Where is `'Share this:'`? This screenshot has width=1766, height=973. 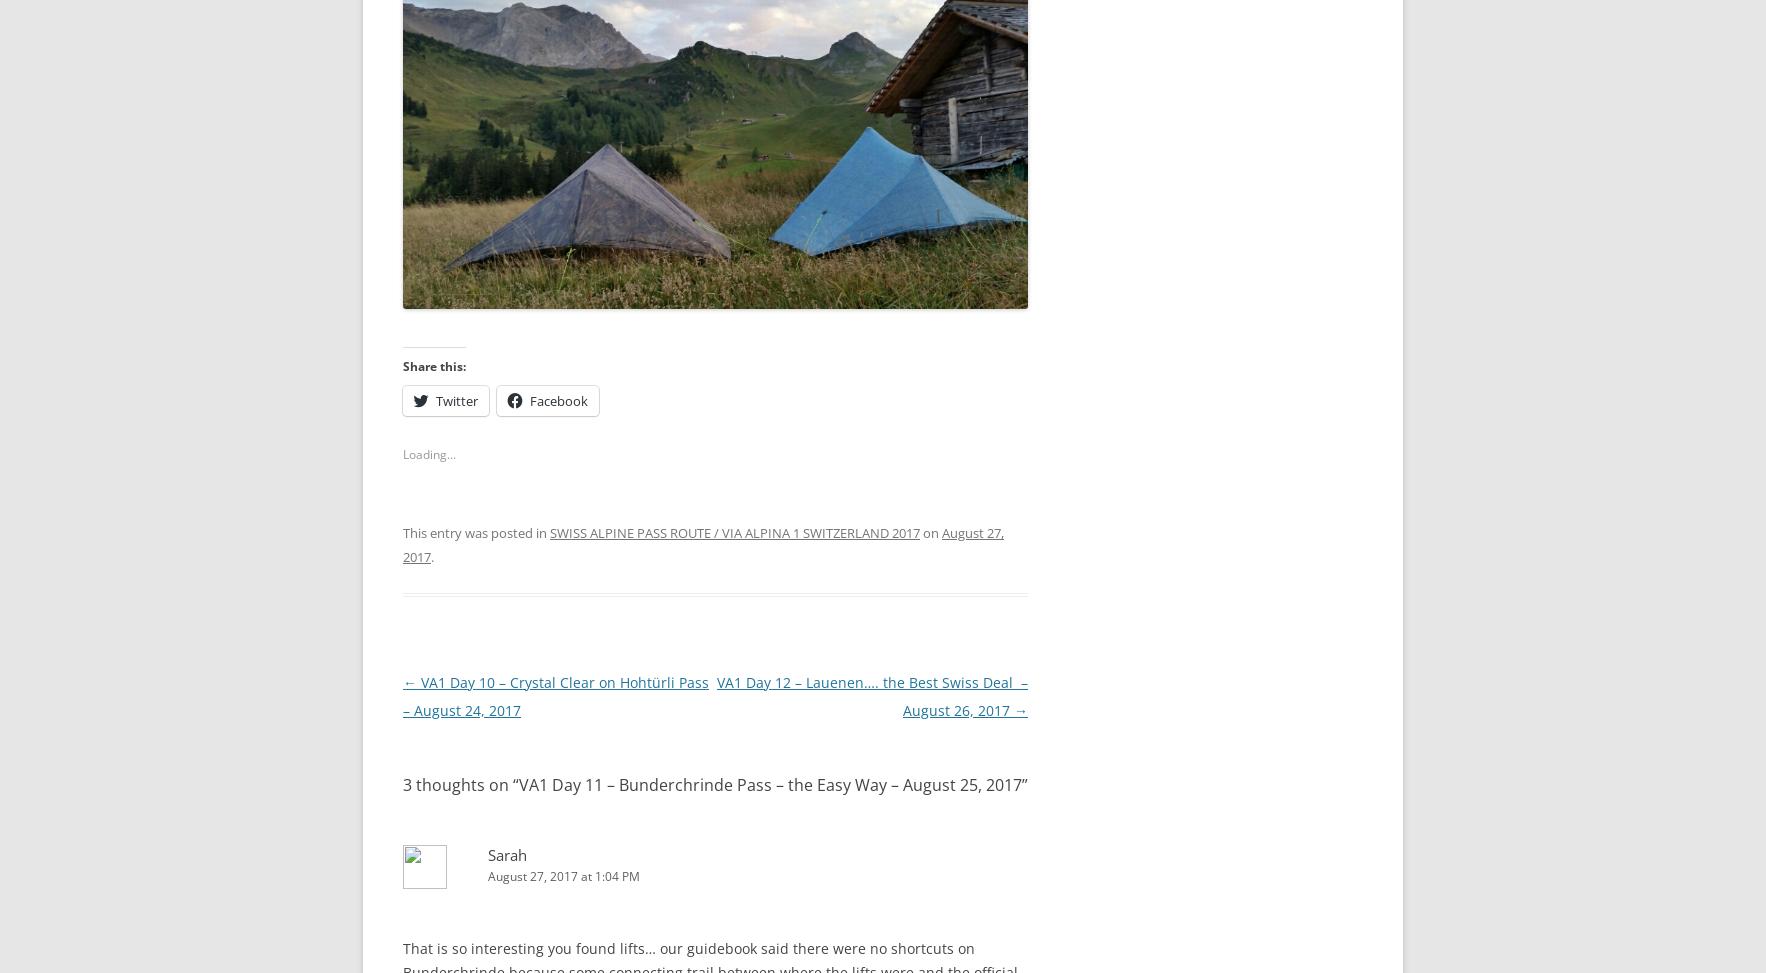 'Share this:' is located at coordinates (433, 364).